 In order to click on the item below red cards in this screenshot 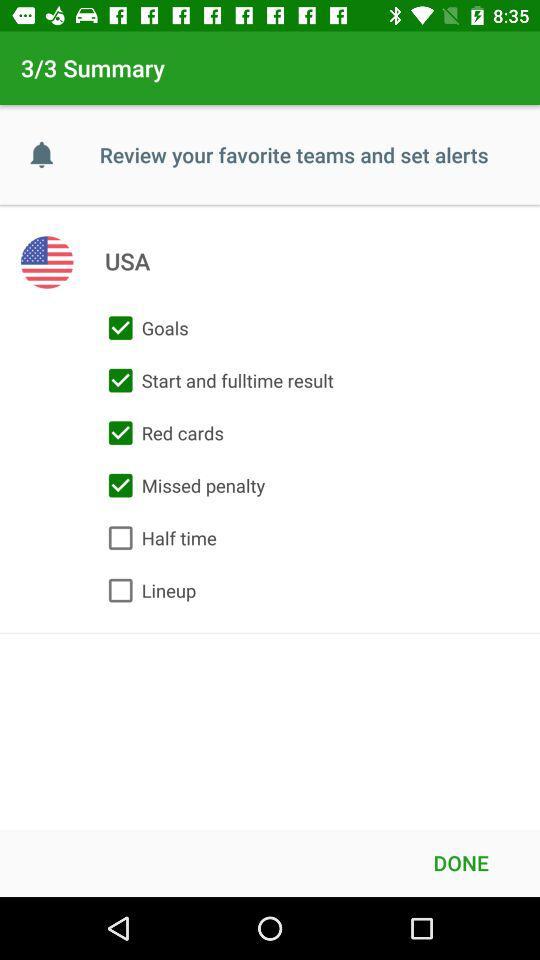, I will do `click(182, 484)`.